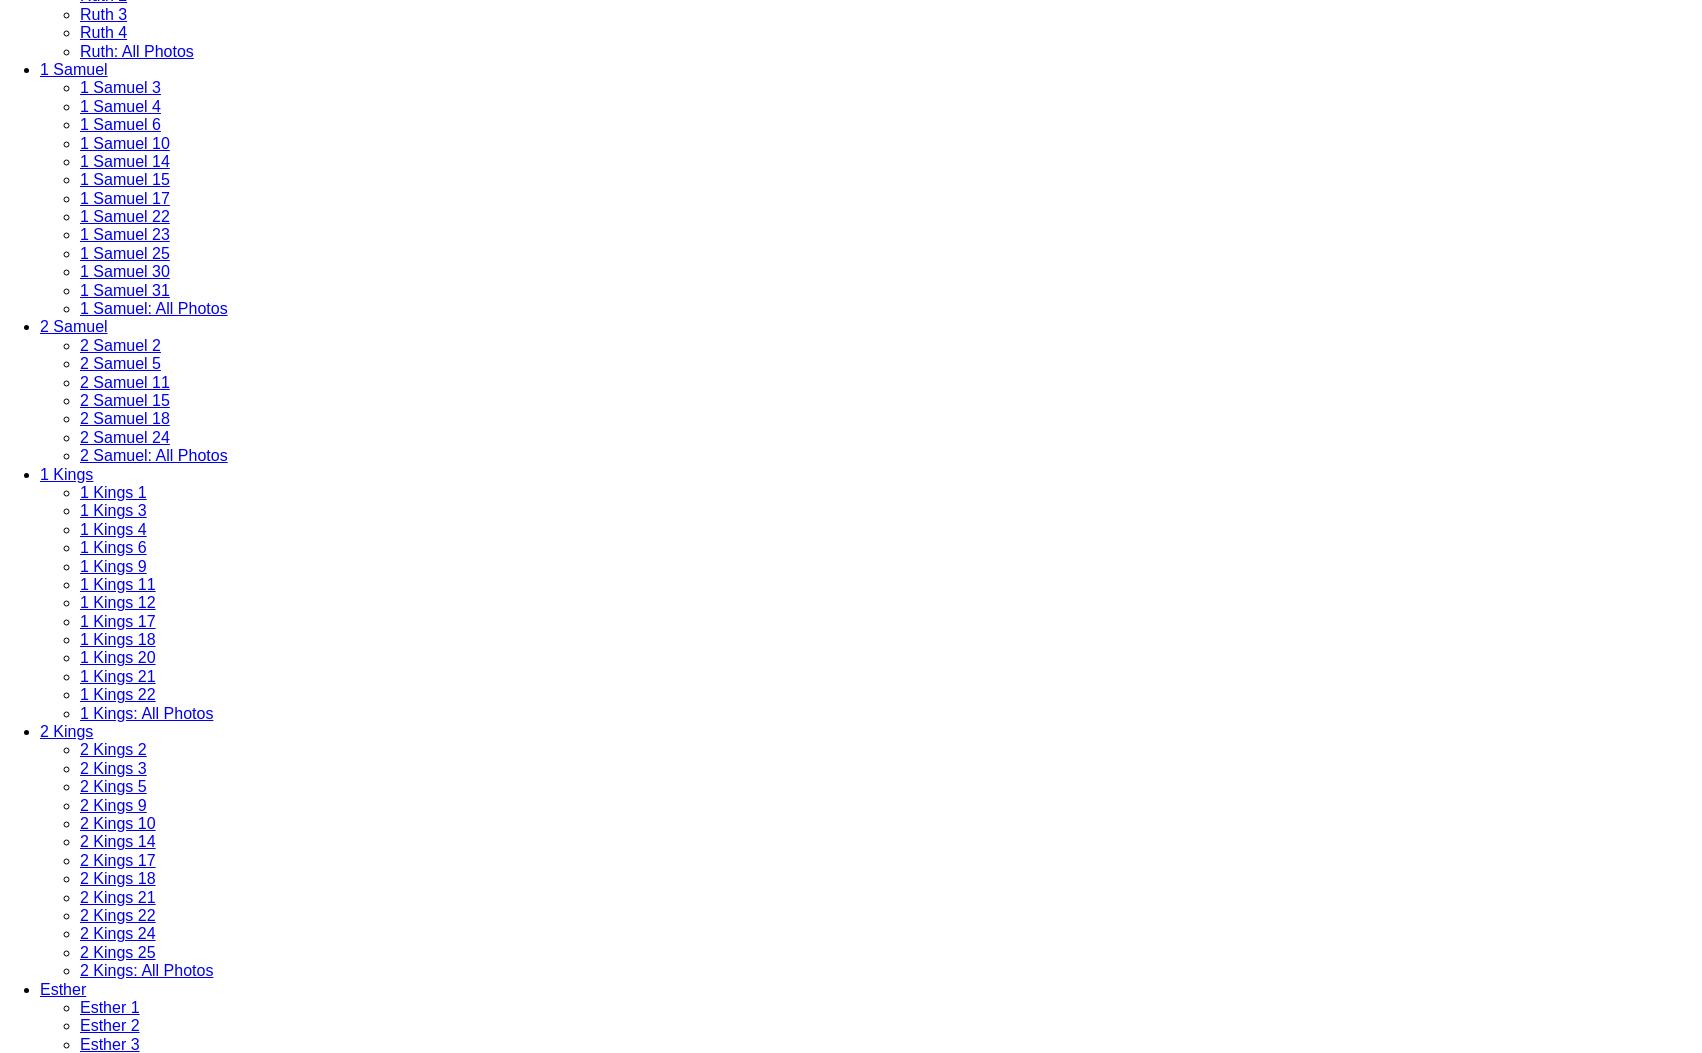  Describe the element at coordinates (117, 840) in the screenshot. I see `'2 Kings 14'` at that location.